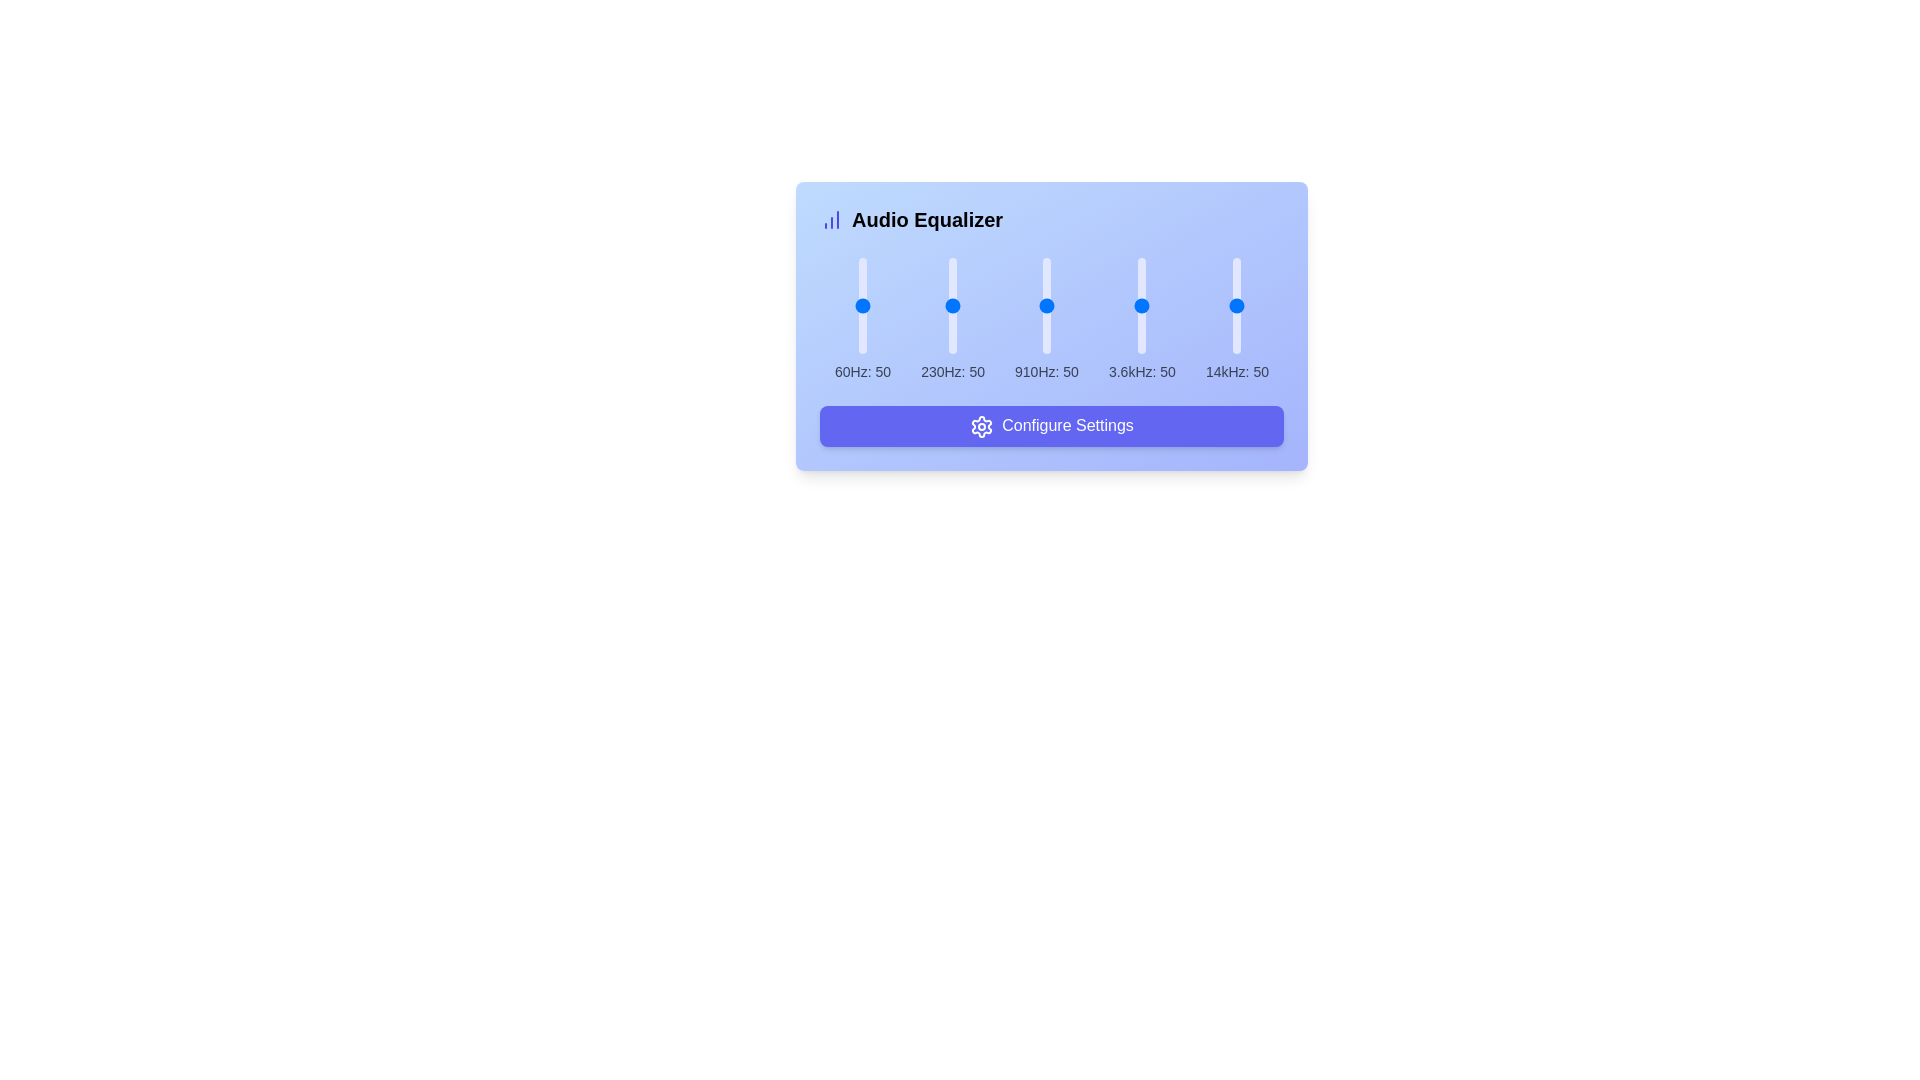 The height and width of the screenshot is (1080, 1920). What do you see at coordinates (863, 371) in the screenshot?
I see `the static text element displaying '60Hz: 50' in the audio equalizer interface, located at the bottom of the first column` at bounding box center [863, 371].